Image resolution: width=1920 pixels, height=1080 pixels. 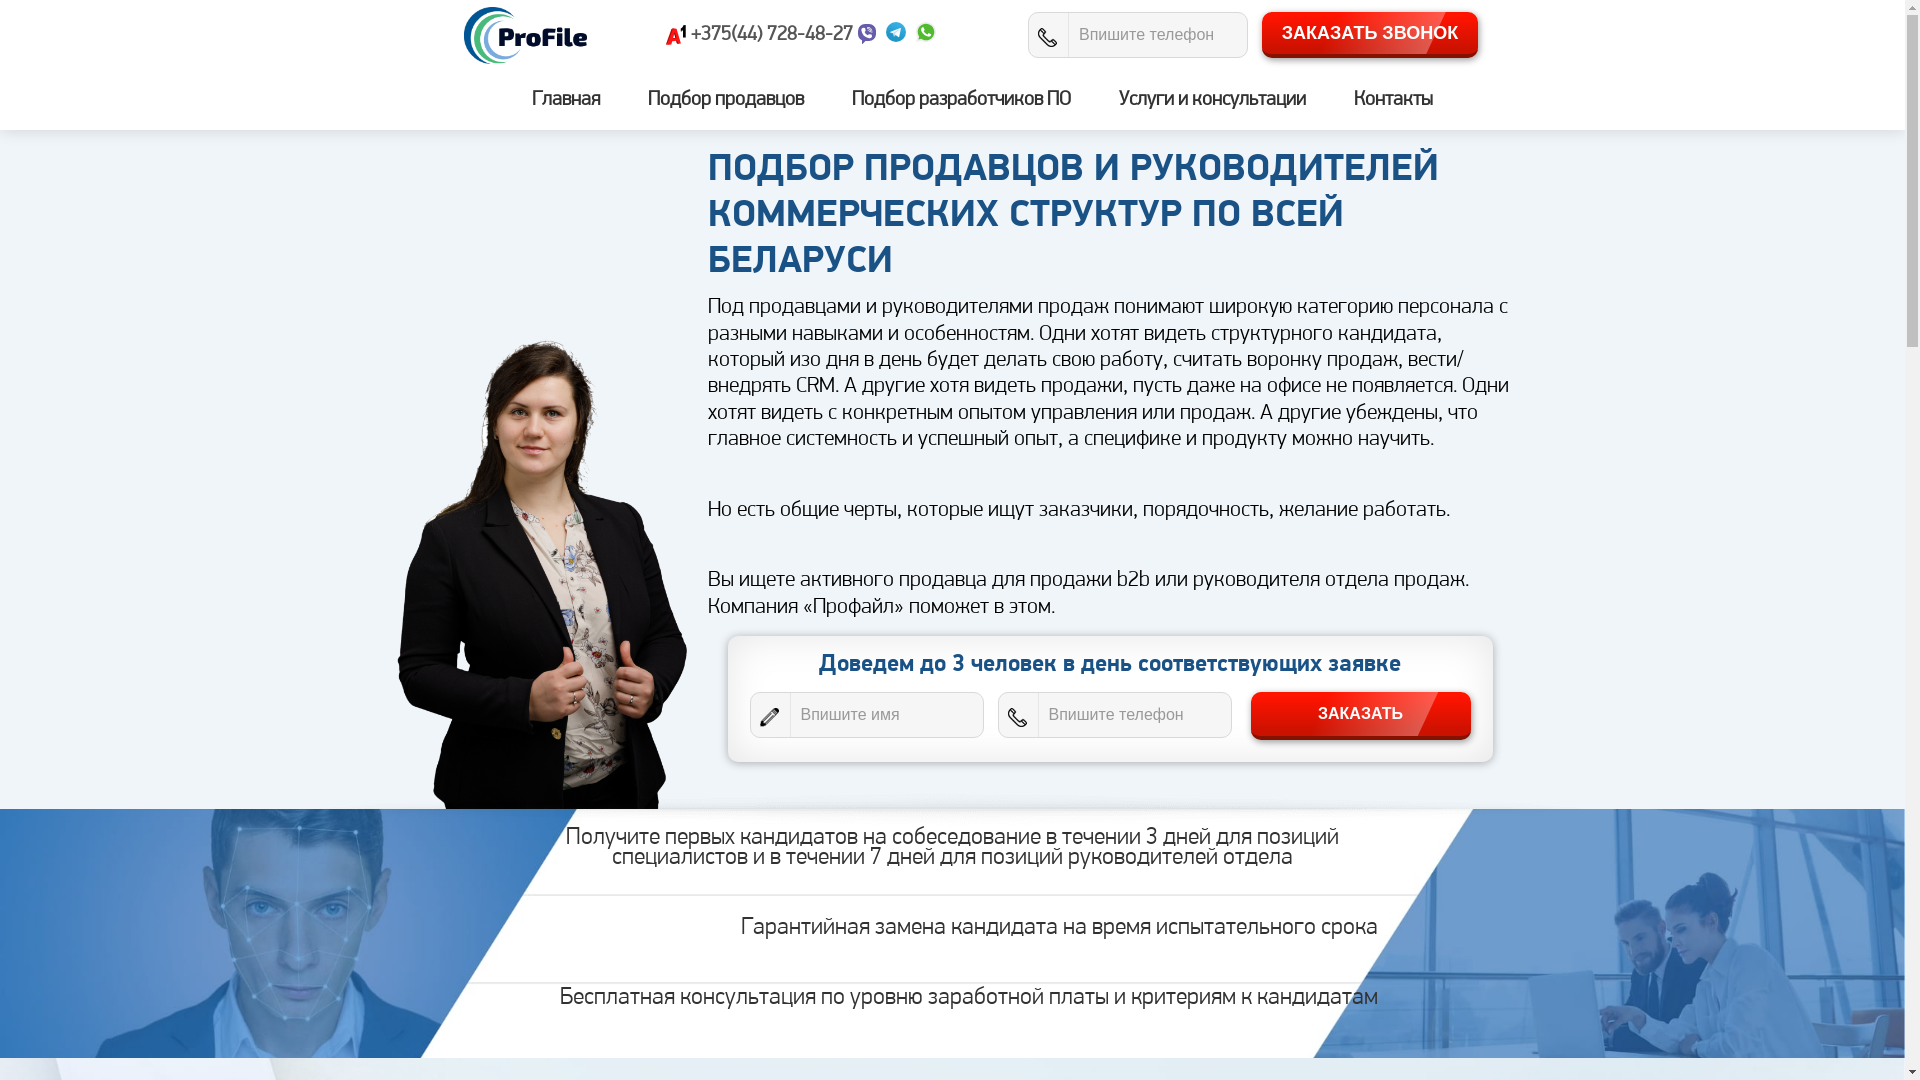 I want to click on '+375(44) 728-48-27', so click(x=770, y=34).